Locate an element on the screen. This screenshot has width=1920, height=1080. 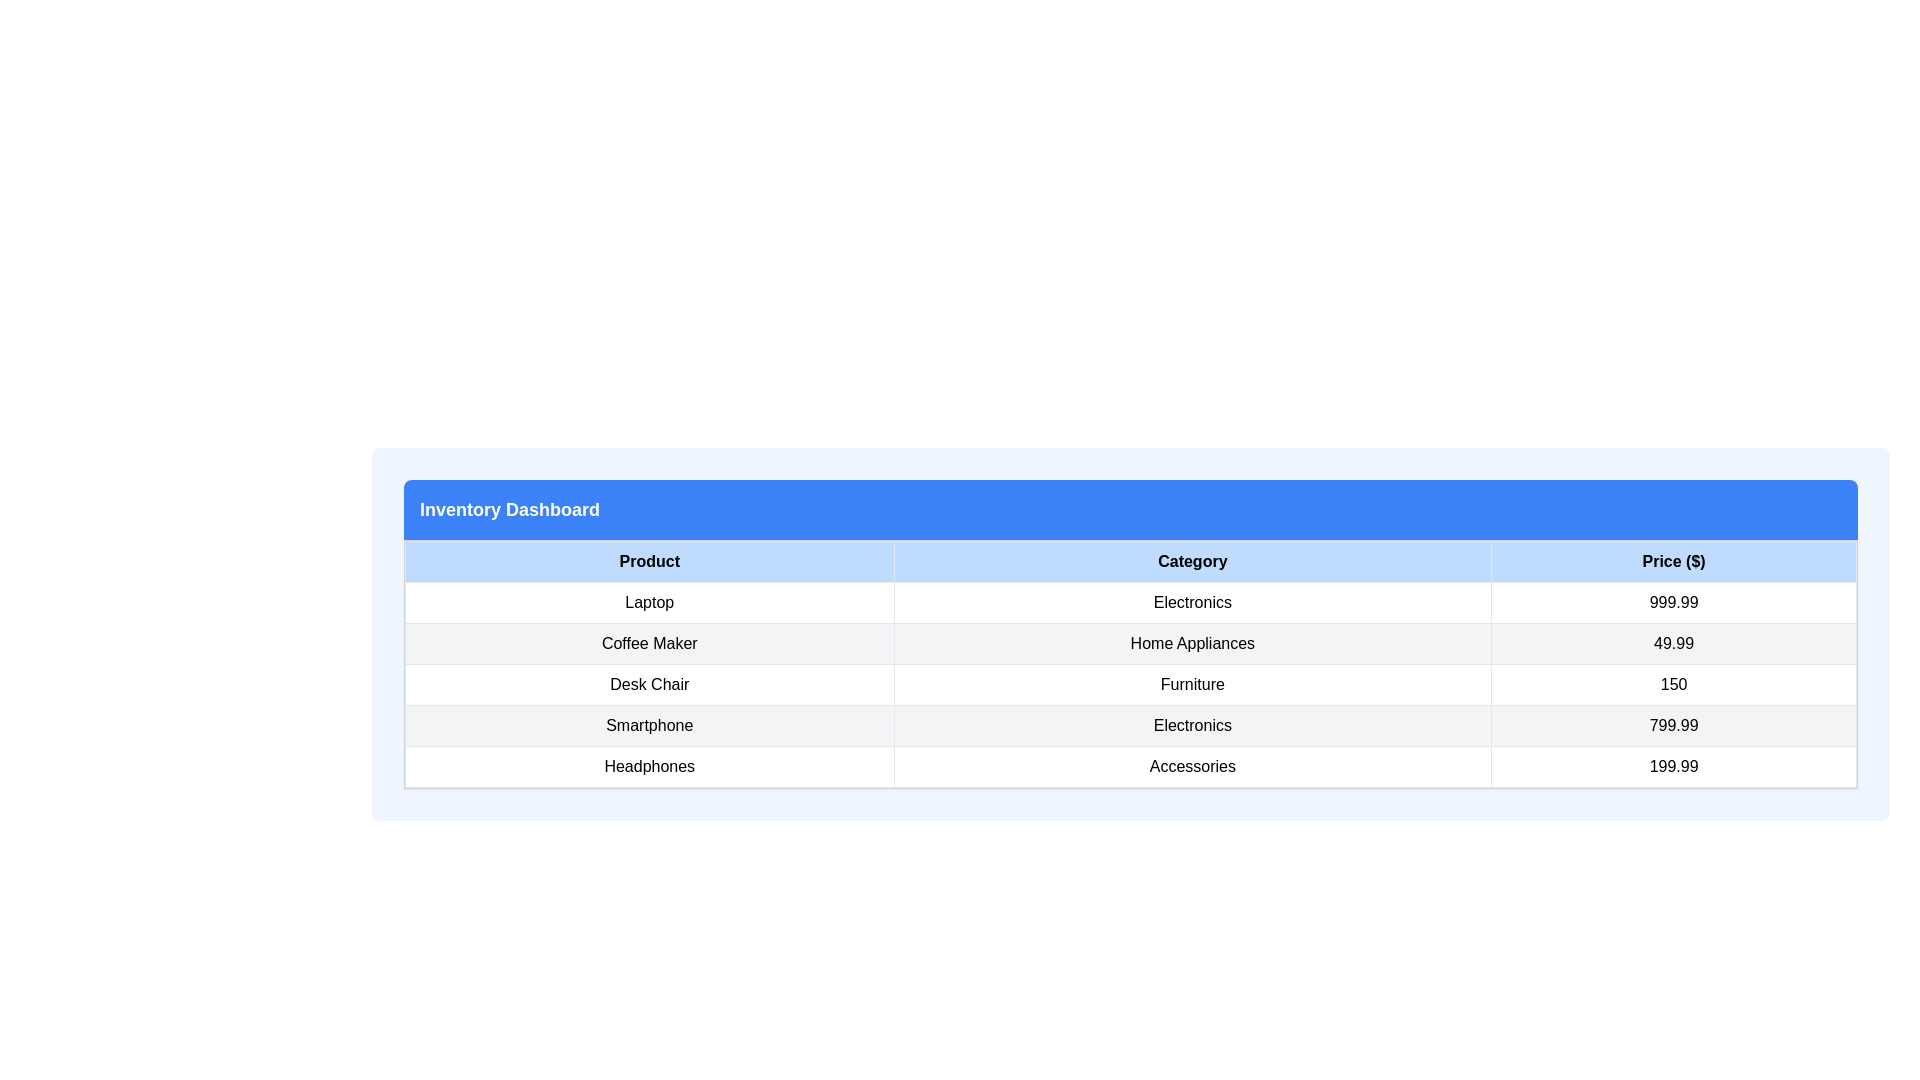
the text display element that shows 'Coffee Maker', which is the first cell in the second row of the table under the 'Product' heading is located at coordinates (649, 644).